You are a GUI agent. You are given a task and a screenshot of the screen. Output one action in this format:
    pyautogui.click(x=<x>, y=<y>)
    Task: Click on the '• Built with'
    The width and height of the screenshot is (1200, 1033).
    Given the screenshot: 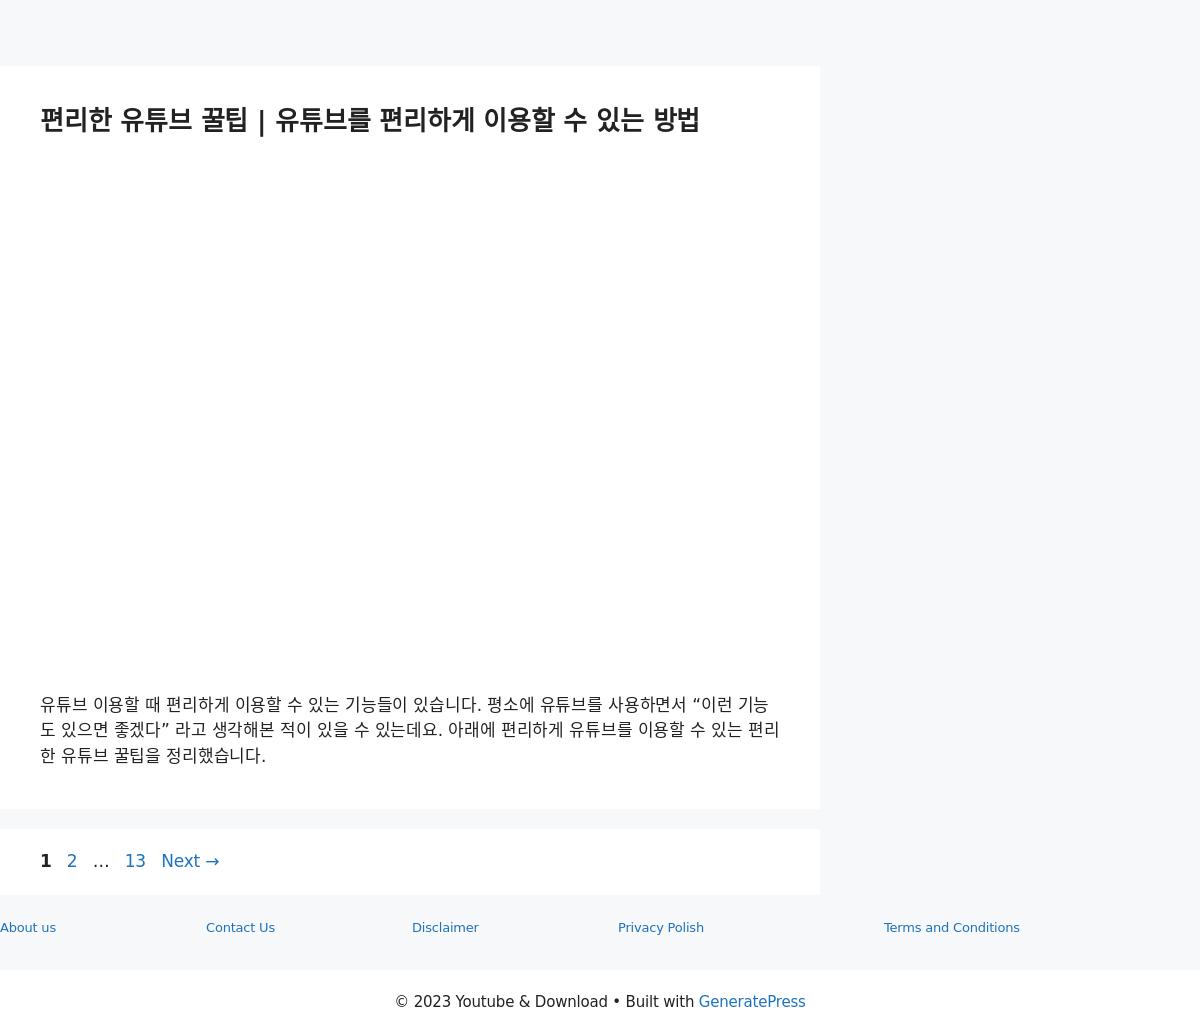 What is the action you would take?
    pyautogui.click(x=652, y=999)
    